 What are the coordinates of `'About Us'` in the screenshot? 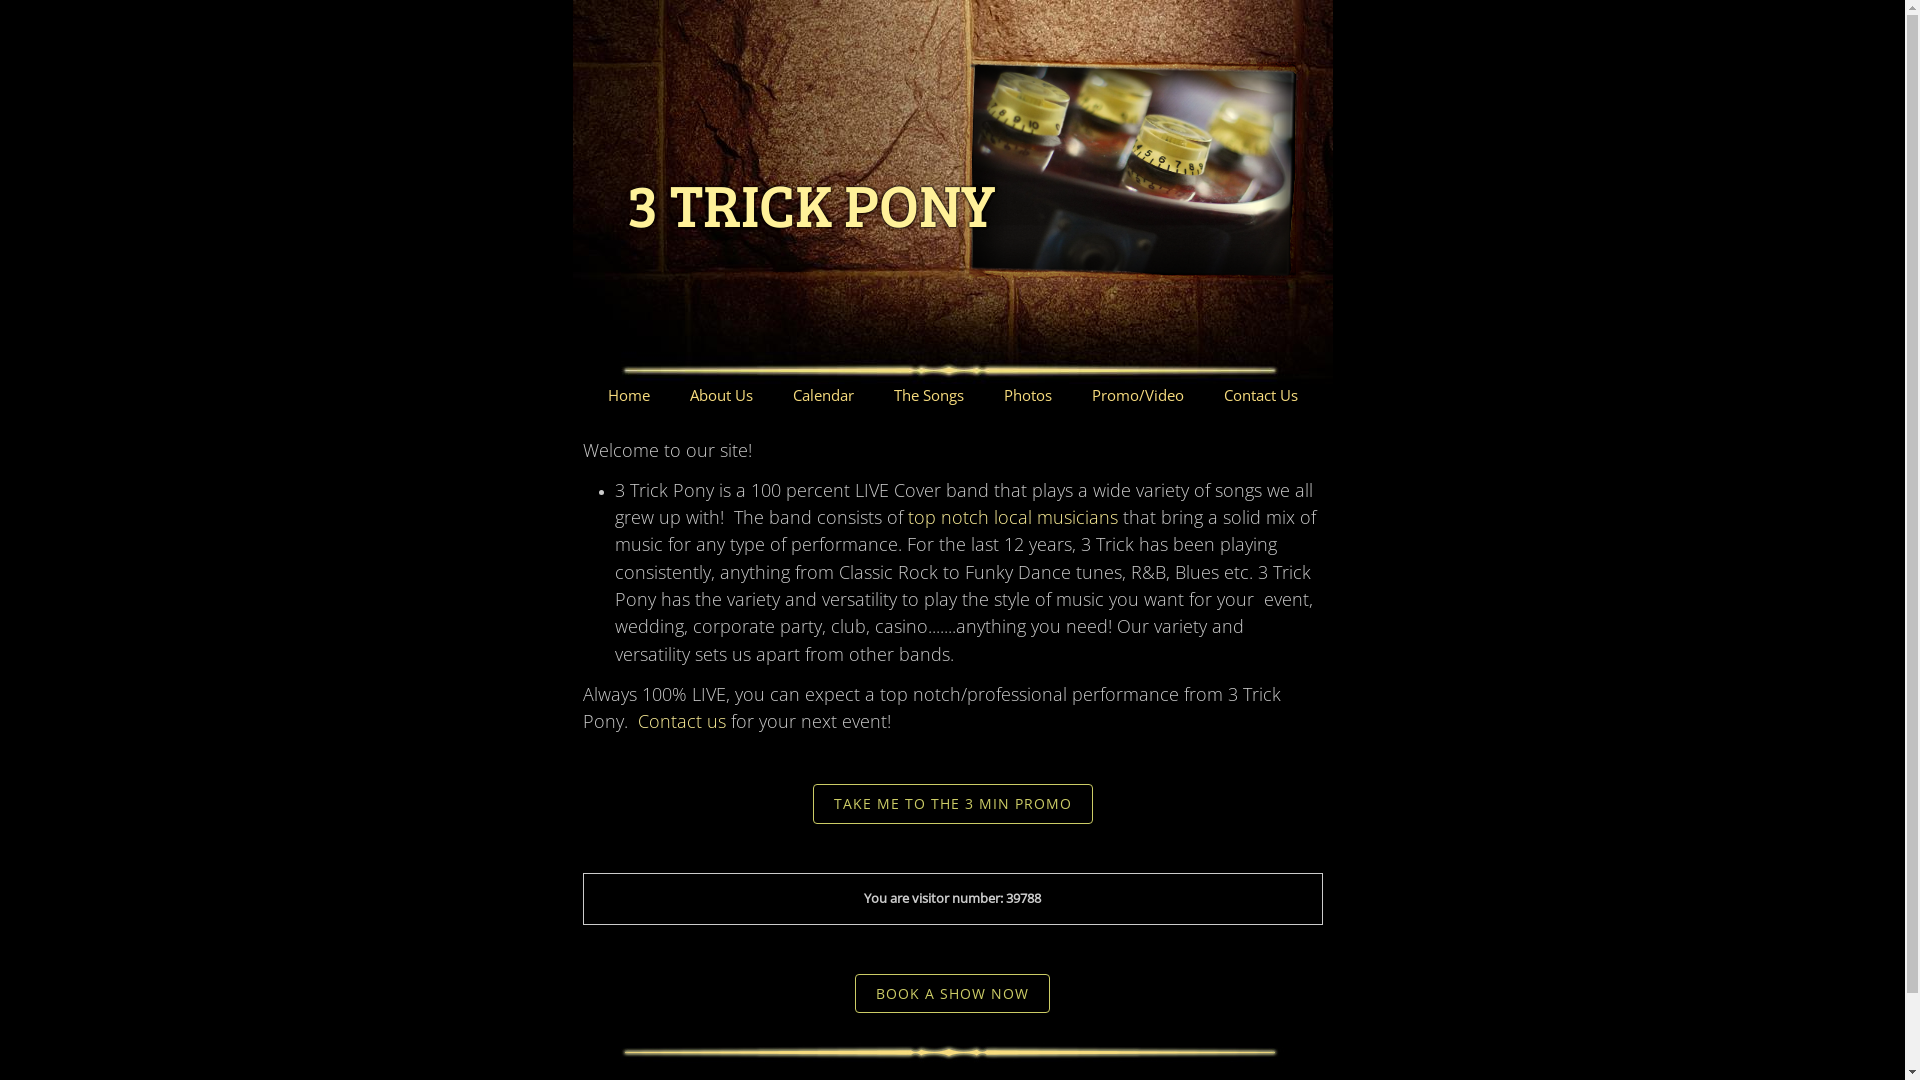 It's located at (720, 395).